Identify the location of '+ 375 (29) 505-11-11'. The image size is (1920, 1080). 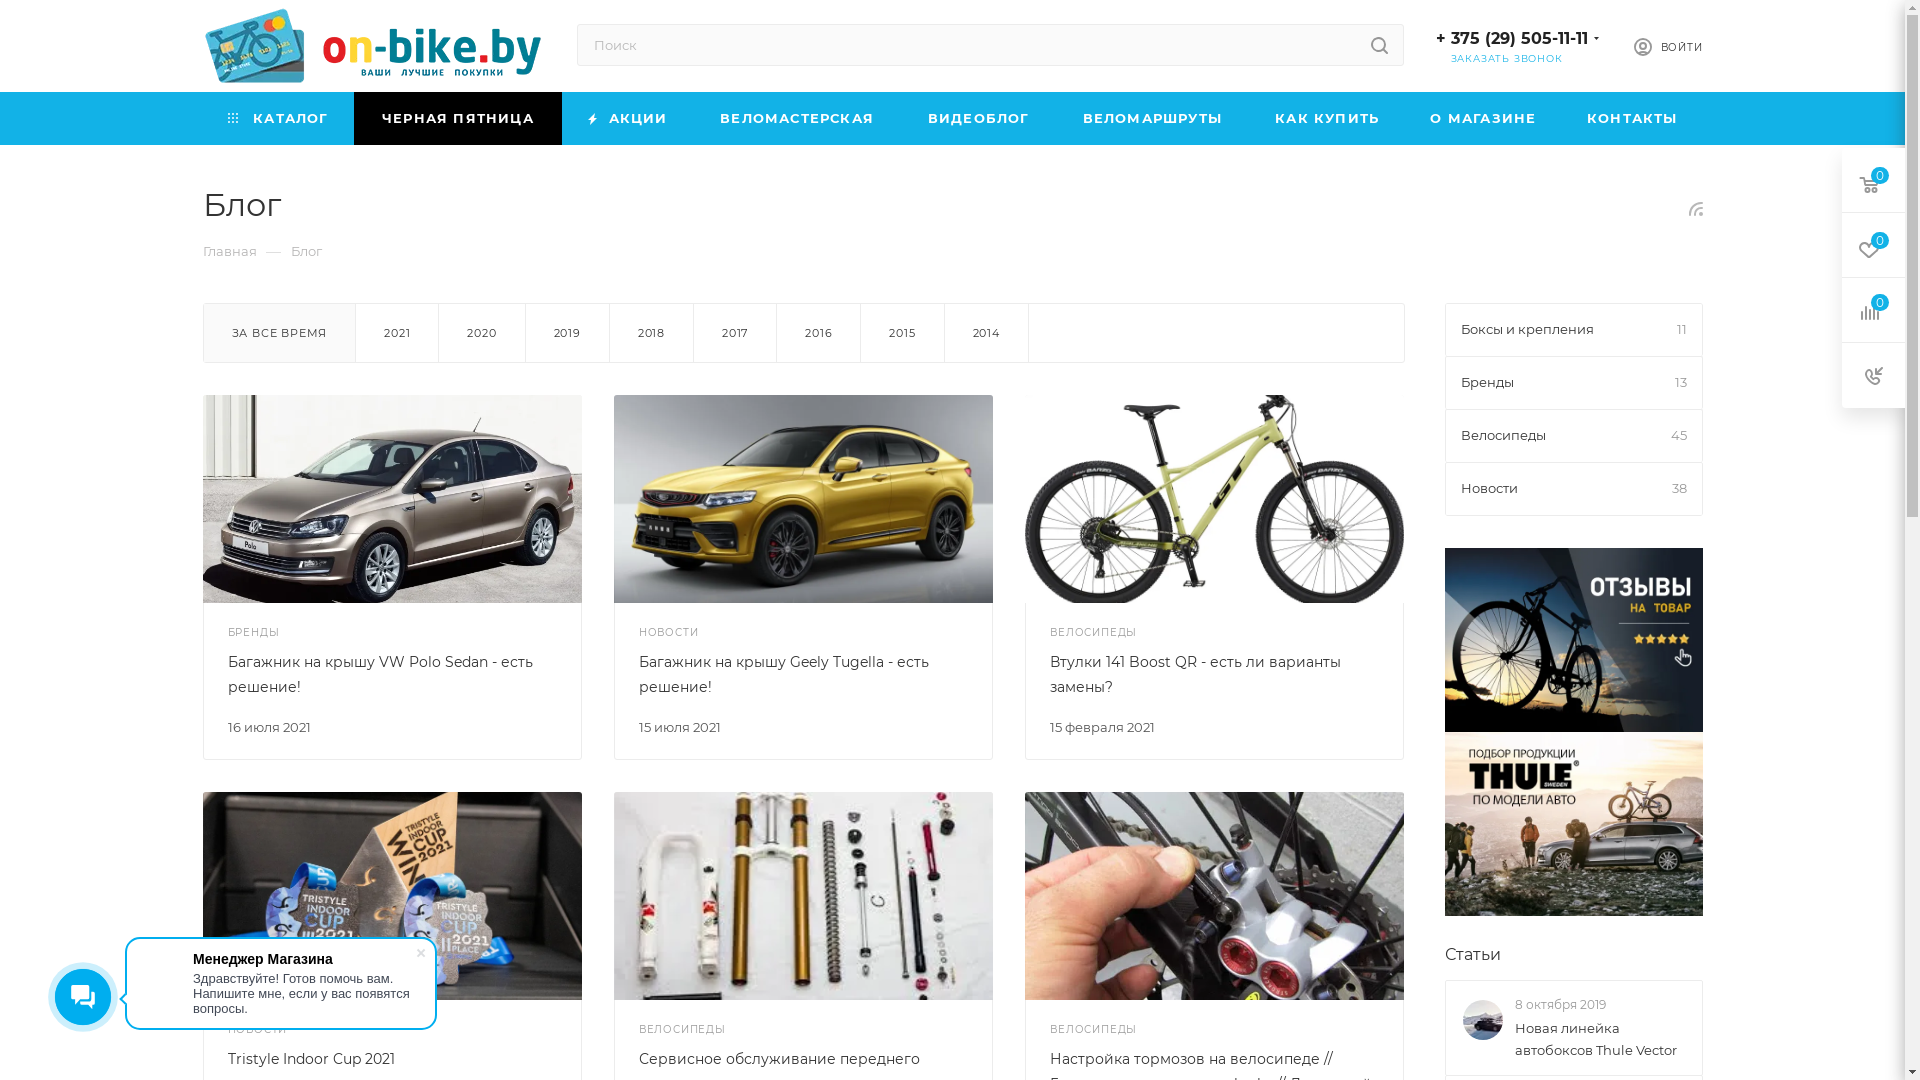
(1512, 37).